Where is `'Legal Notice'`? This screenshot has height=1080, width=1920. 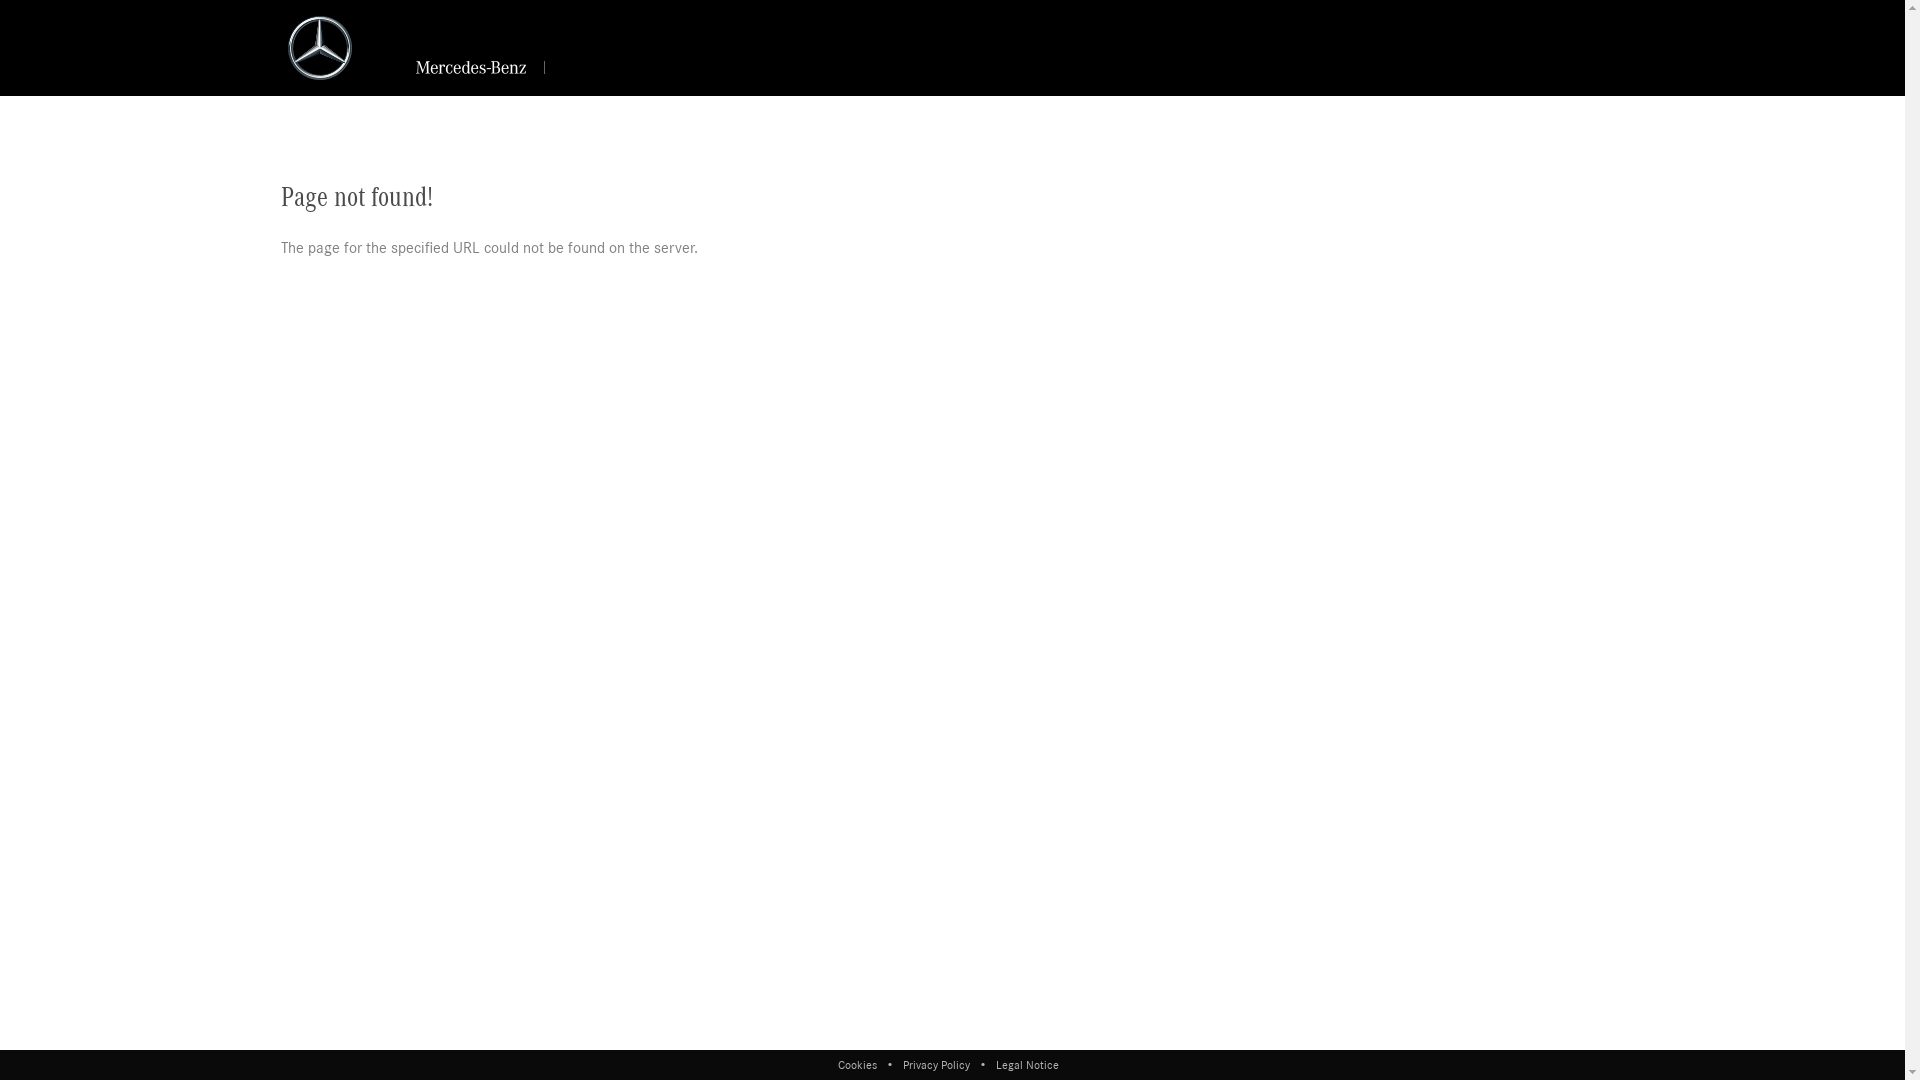 'Legal Notice' is located at coordinates (1026, 1063).